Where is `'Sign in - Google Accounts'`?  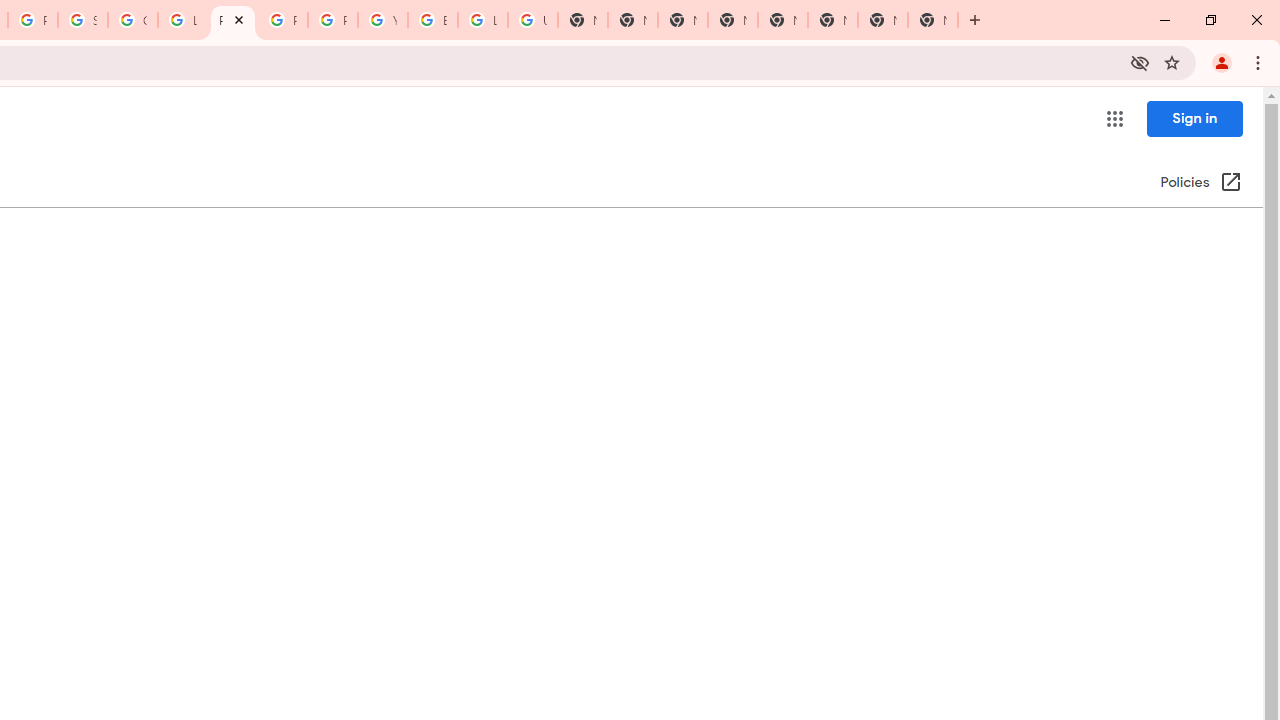 'Sign in - Google Accounts' is located at coordinates (81, 20).